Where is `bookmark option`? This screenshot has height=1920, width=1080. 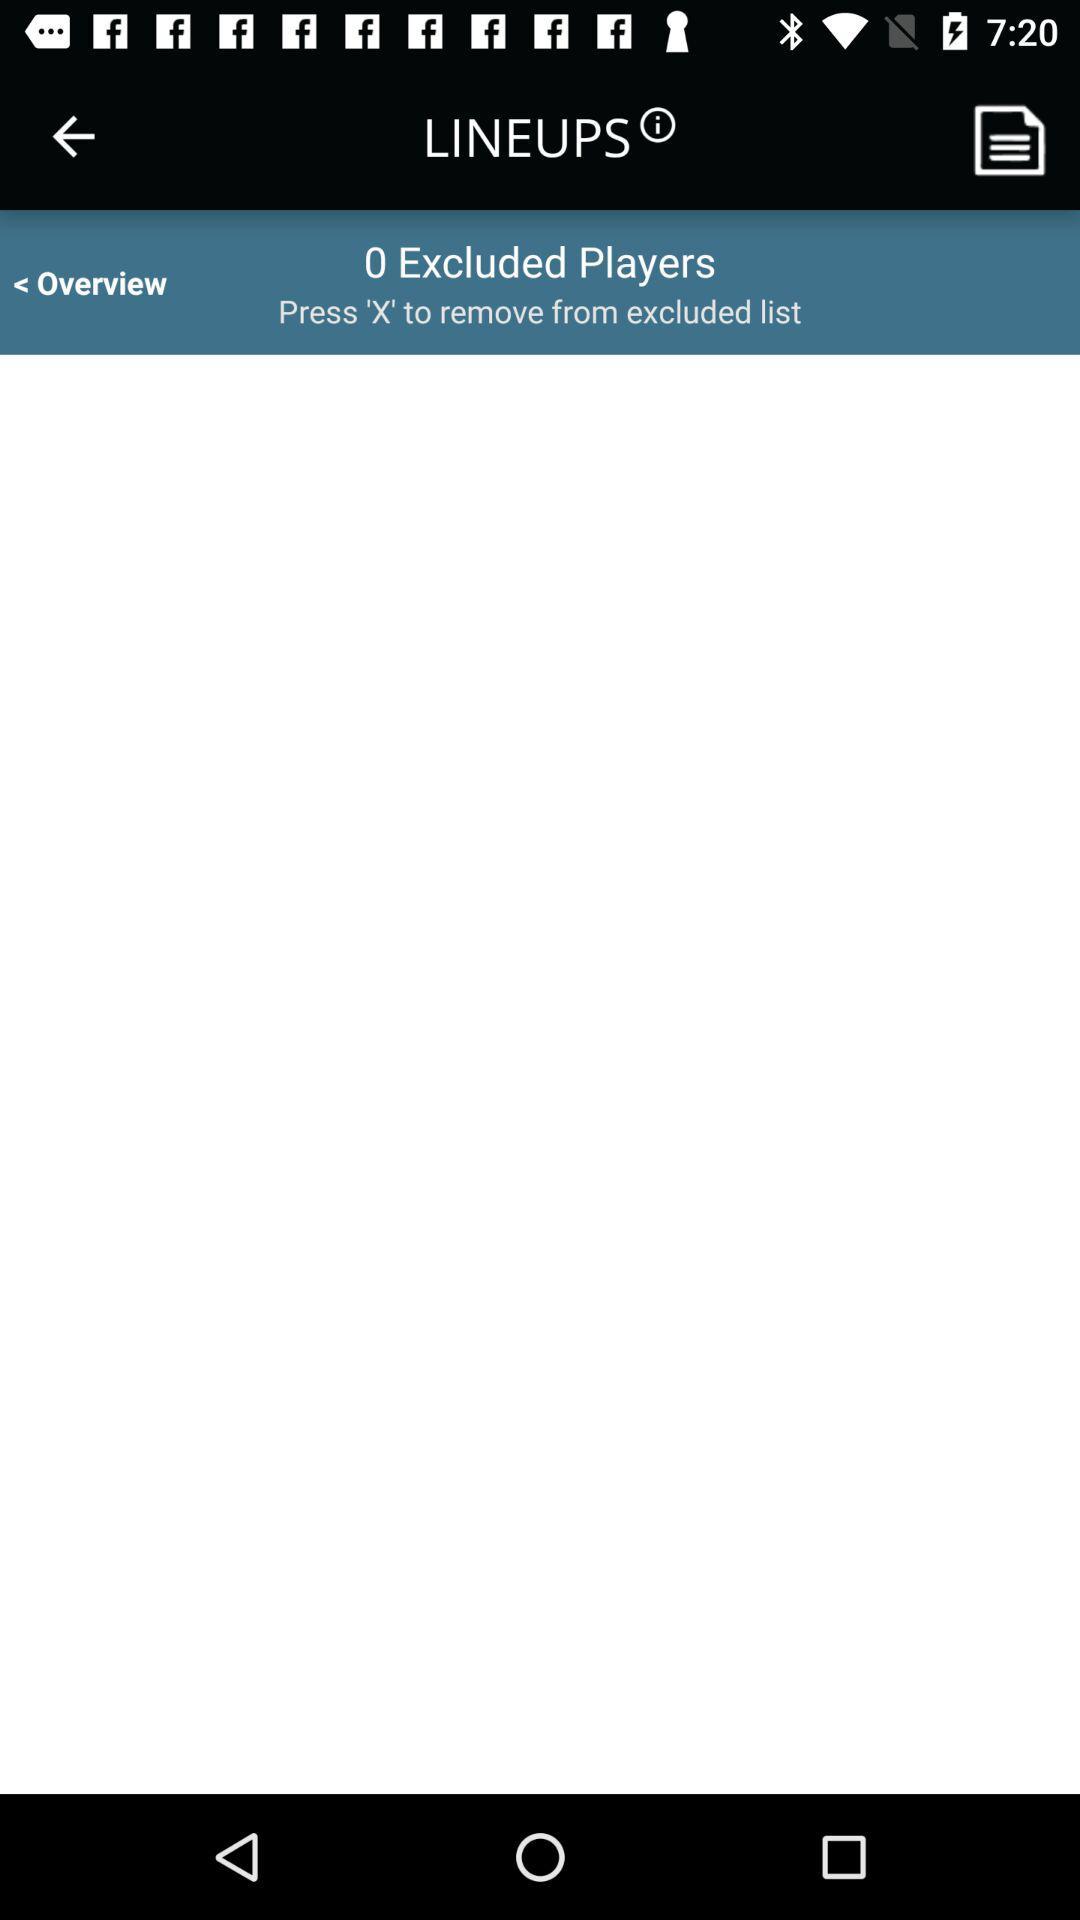
bookmark option is located at coordinates (1017, 135).